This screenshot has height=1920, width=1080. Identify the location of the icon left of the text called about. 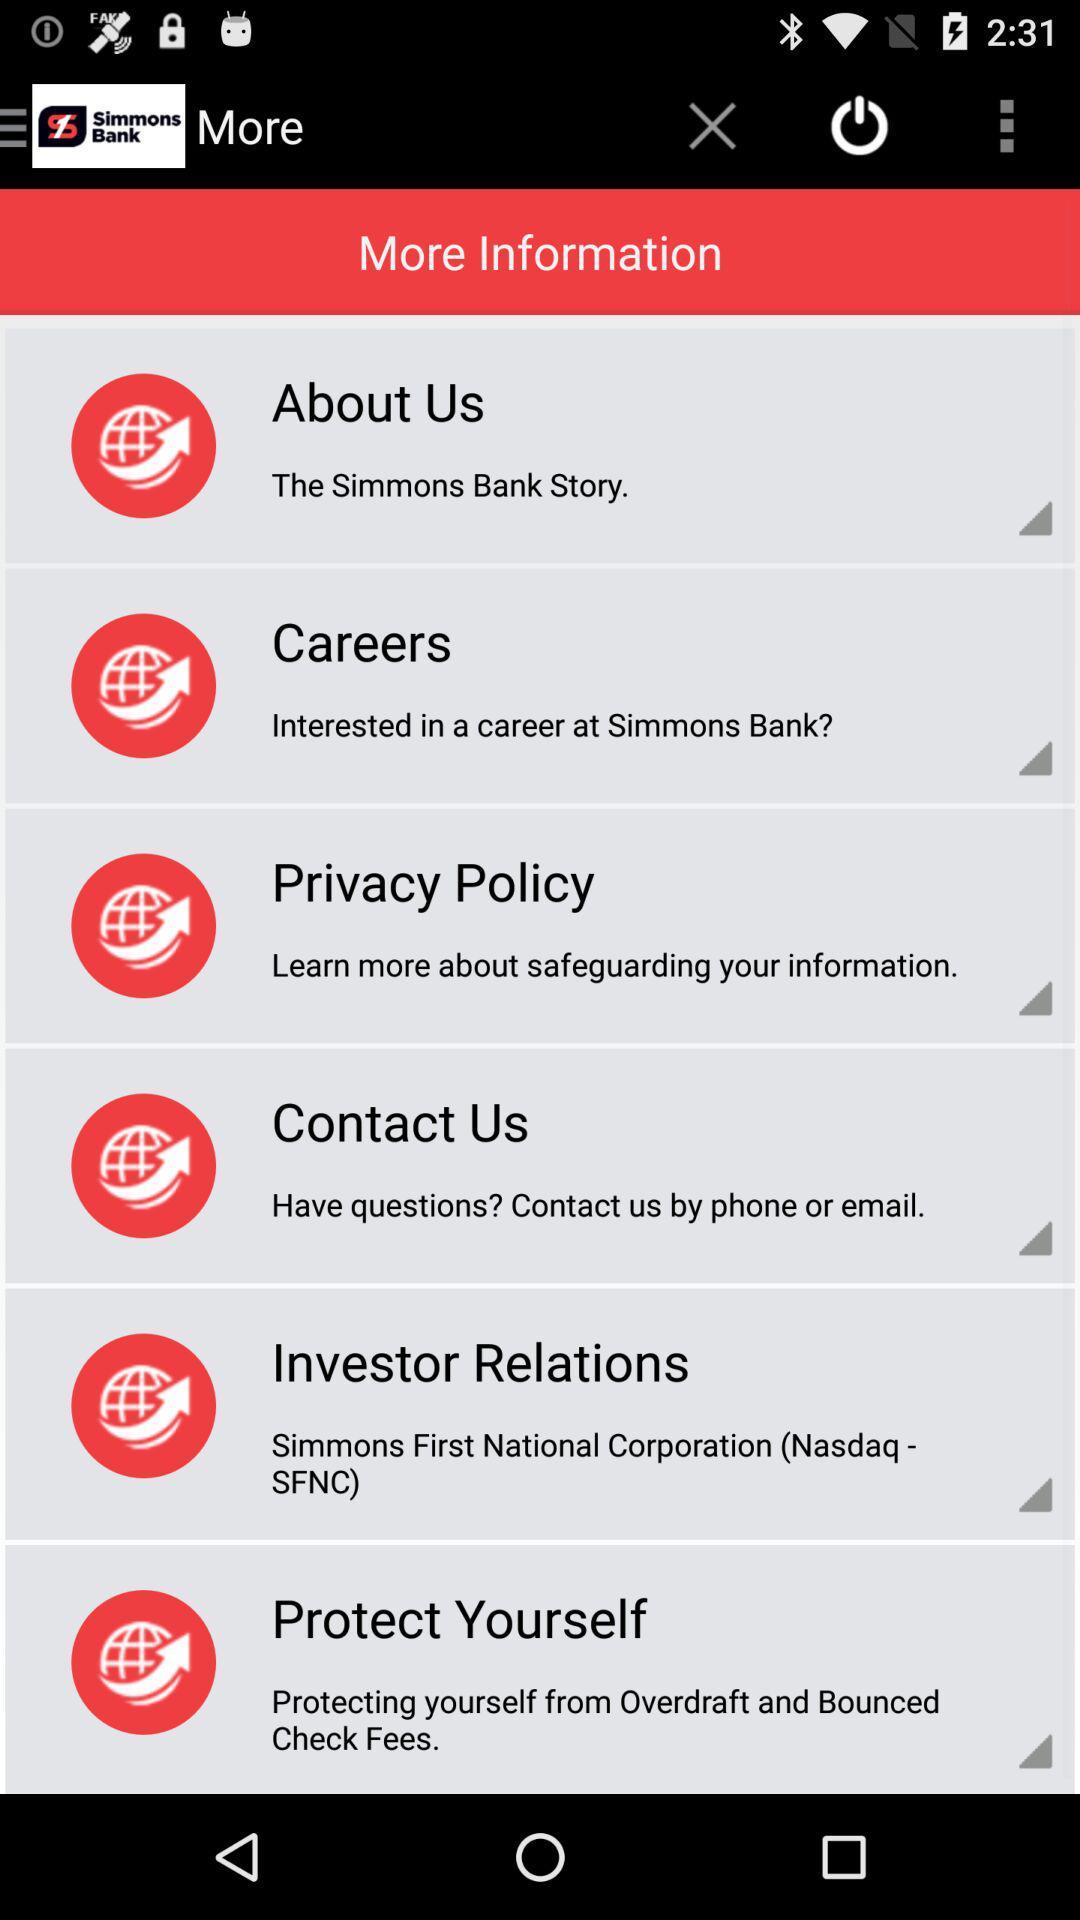
(142, 445).